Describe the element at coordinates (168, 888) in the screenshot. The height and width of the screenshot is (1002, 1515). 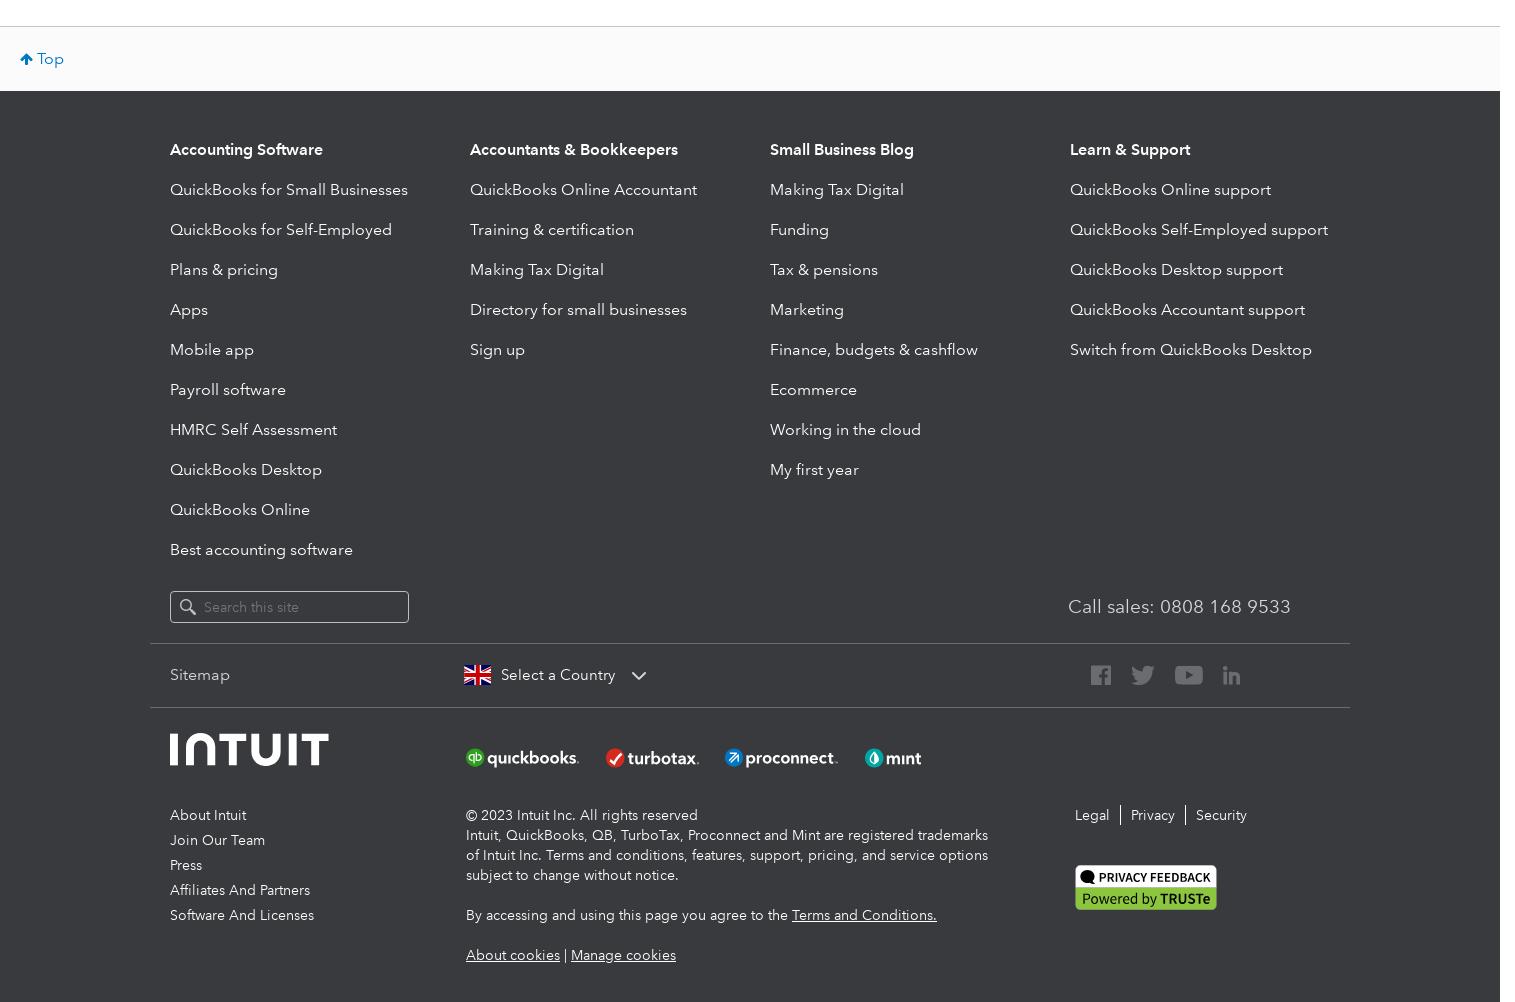
I see `'Affiliates And Partners'` at that location.